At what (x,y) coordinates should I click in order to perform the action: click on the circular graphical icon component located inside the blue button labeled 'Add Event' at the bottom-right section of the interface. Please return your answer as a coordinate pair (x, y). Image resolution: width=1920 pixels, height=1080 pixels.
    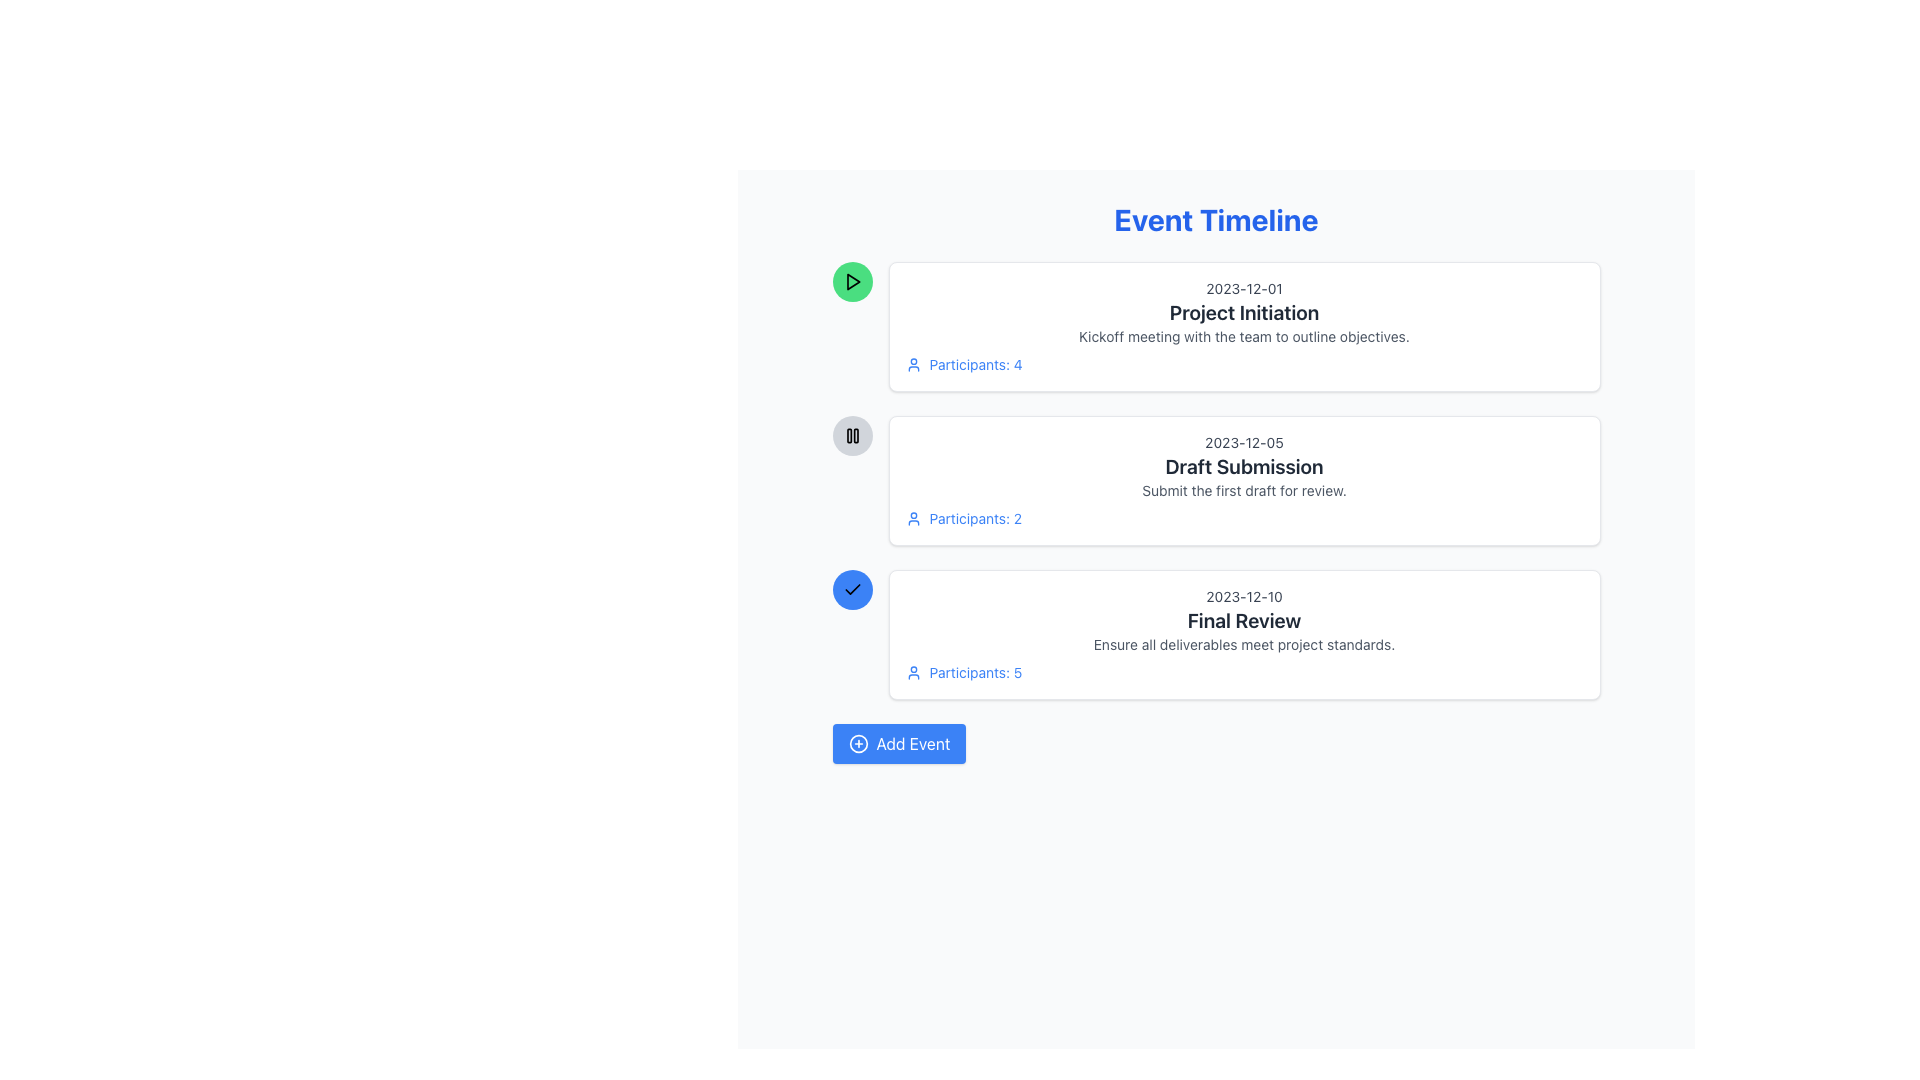
    Looking at the image, I should click on (858, 744).